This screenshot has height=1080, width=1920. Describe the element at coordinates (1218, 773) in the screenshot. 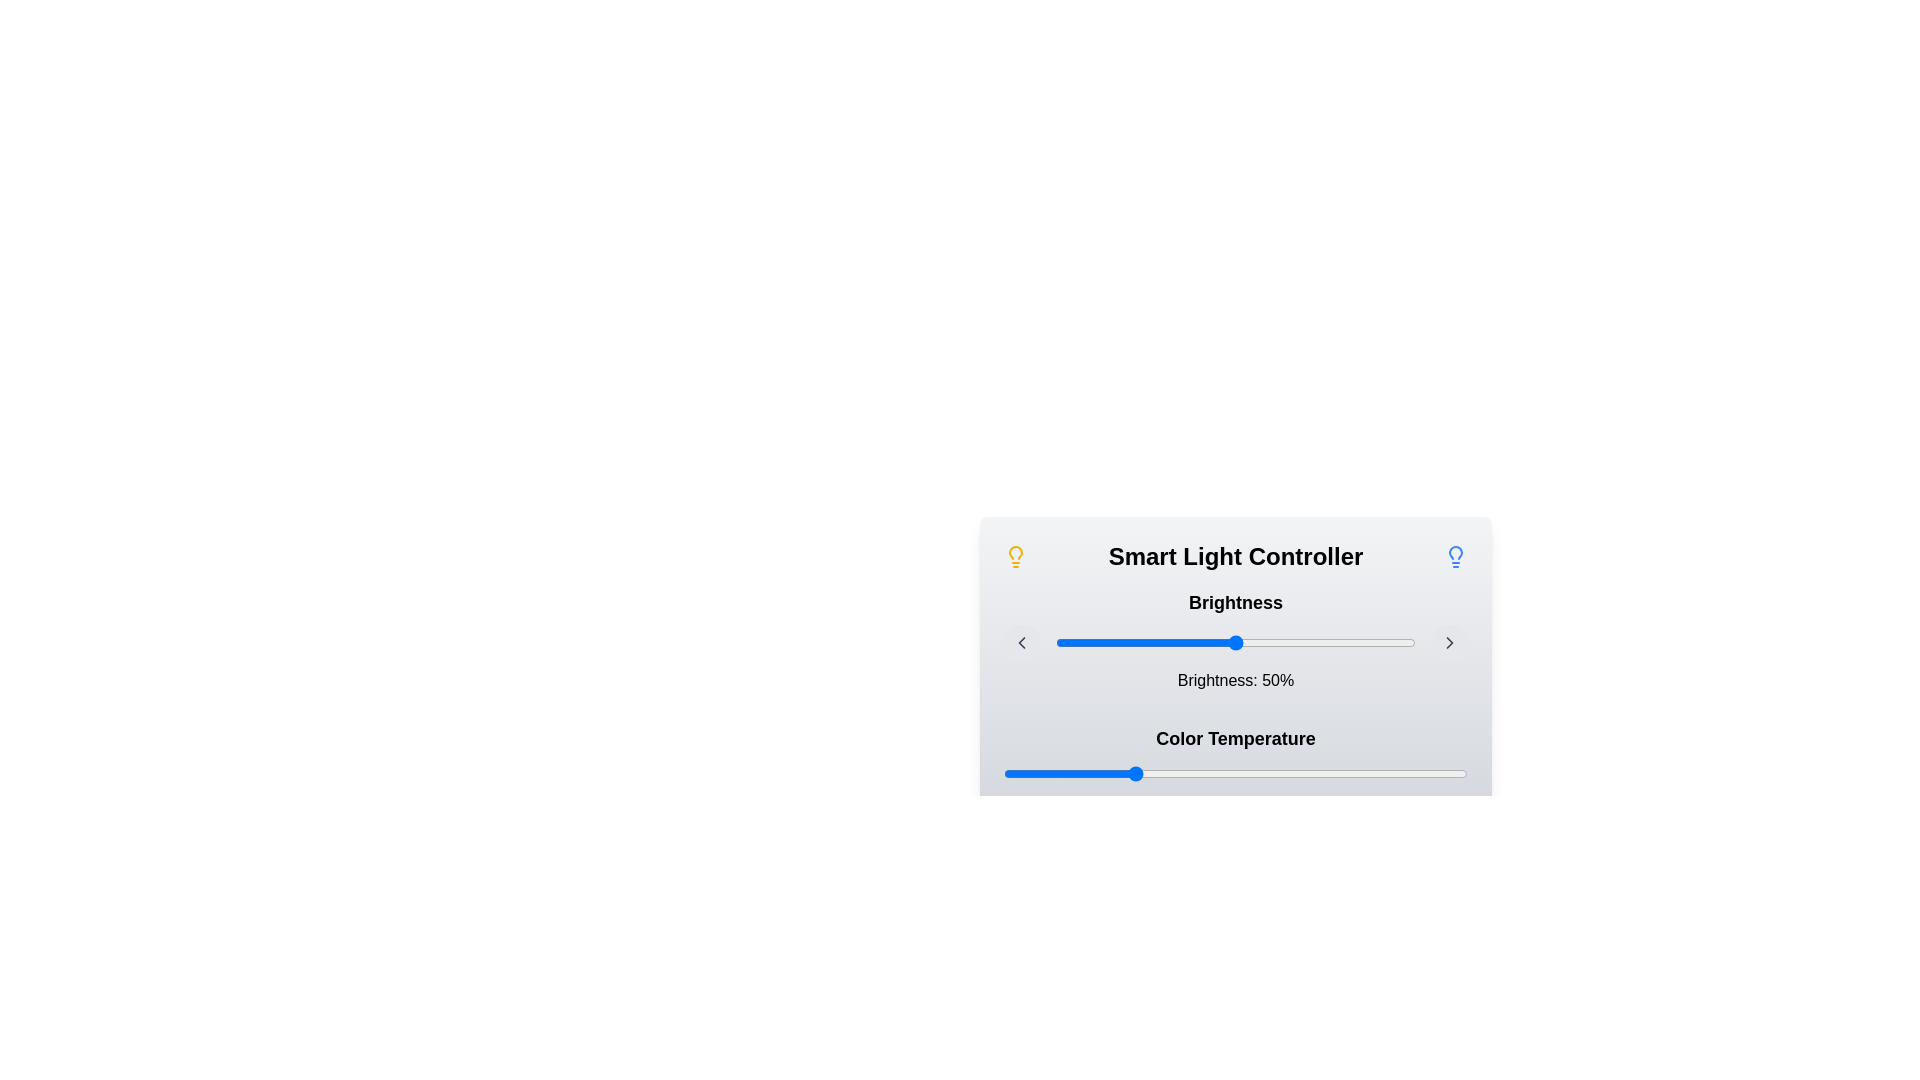

I see `color temperature` at that location.